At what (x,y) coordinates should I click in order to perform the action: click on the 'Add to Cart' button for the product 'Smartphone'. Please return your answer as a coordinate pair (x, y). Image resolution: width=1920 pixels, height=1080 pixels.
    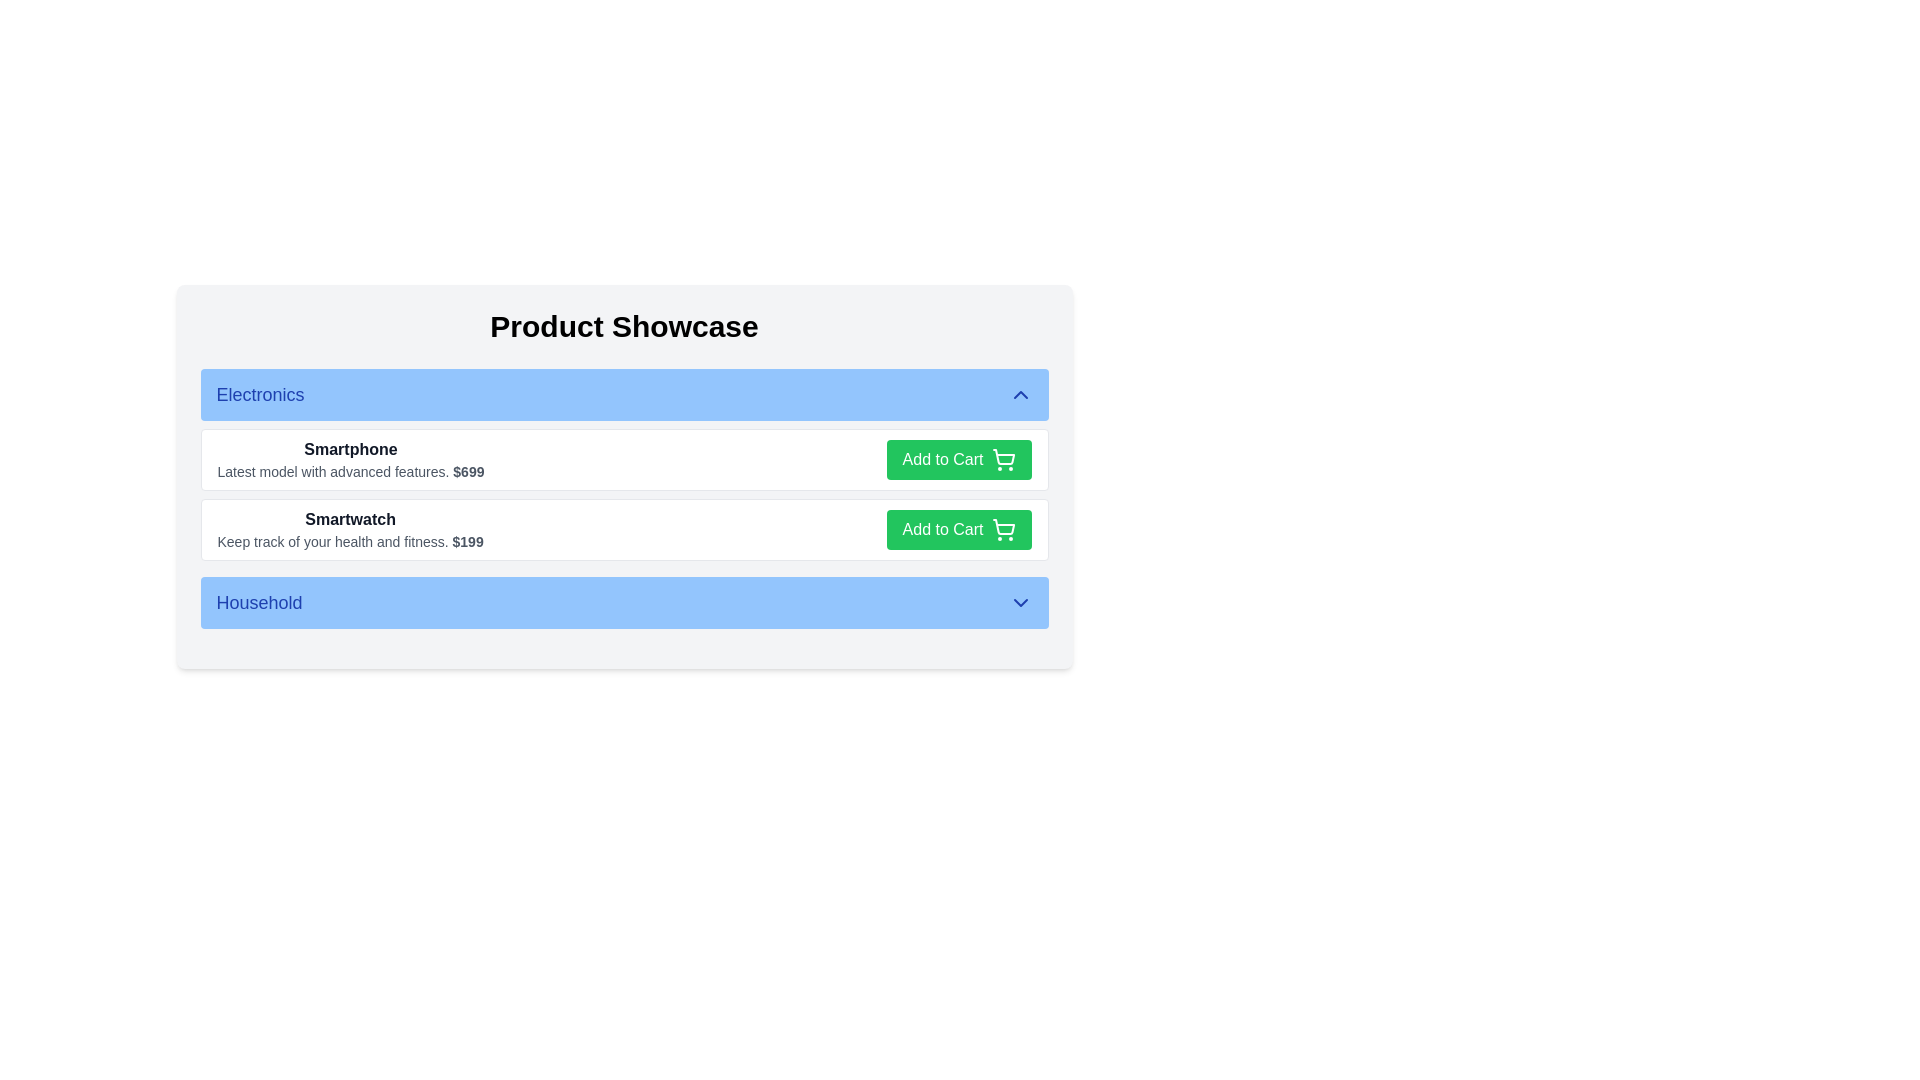
    Looking at the image, I should click on (958, 459).